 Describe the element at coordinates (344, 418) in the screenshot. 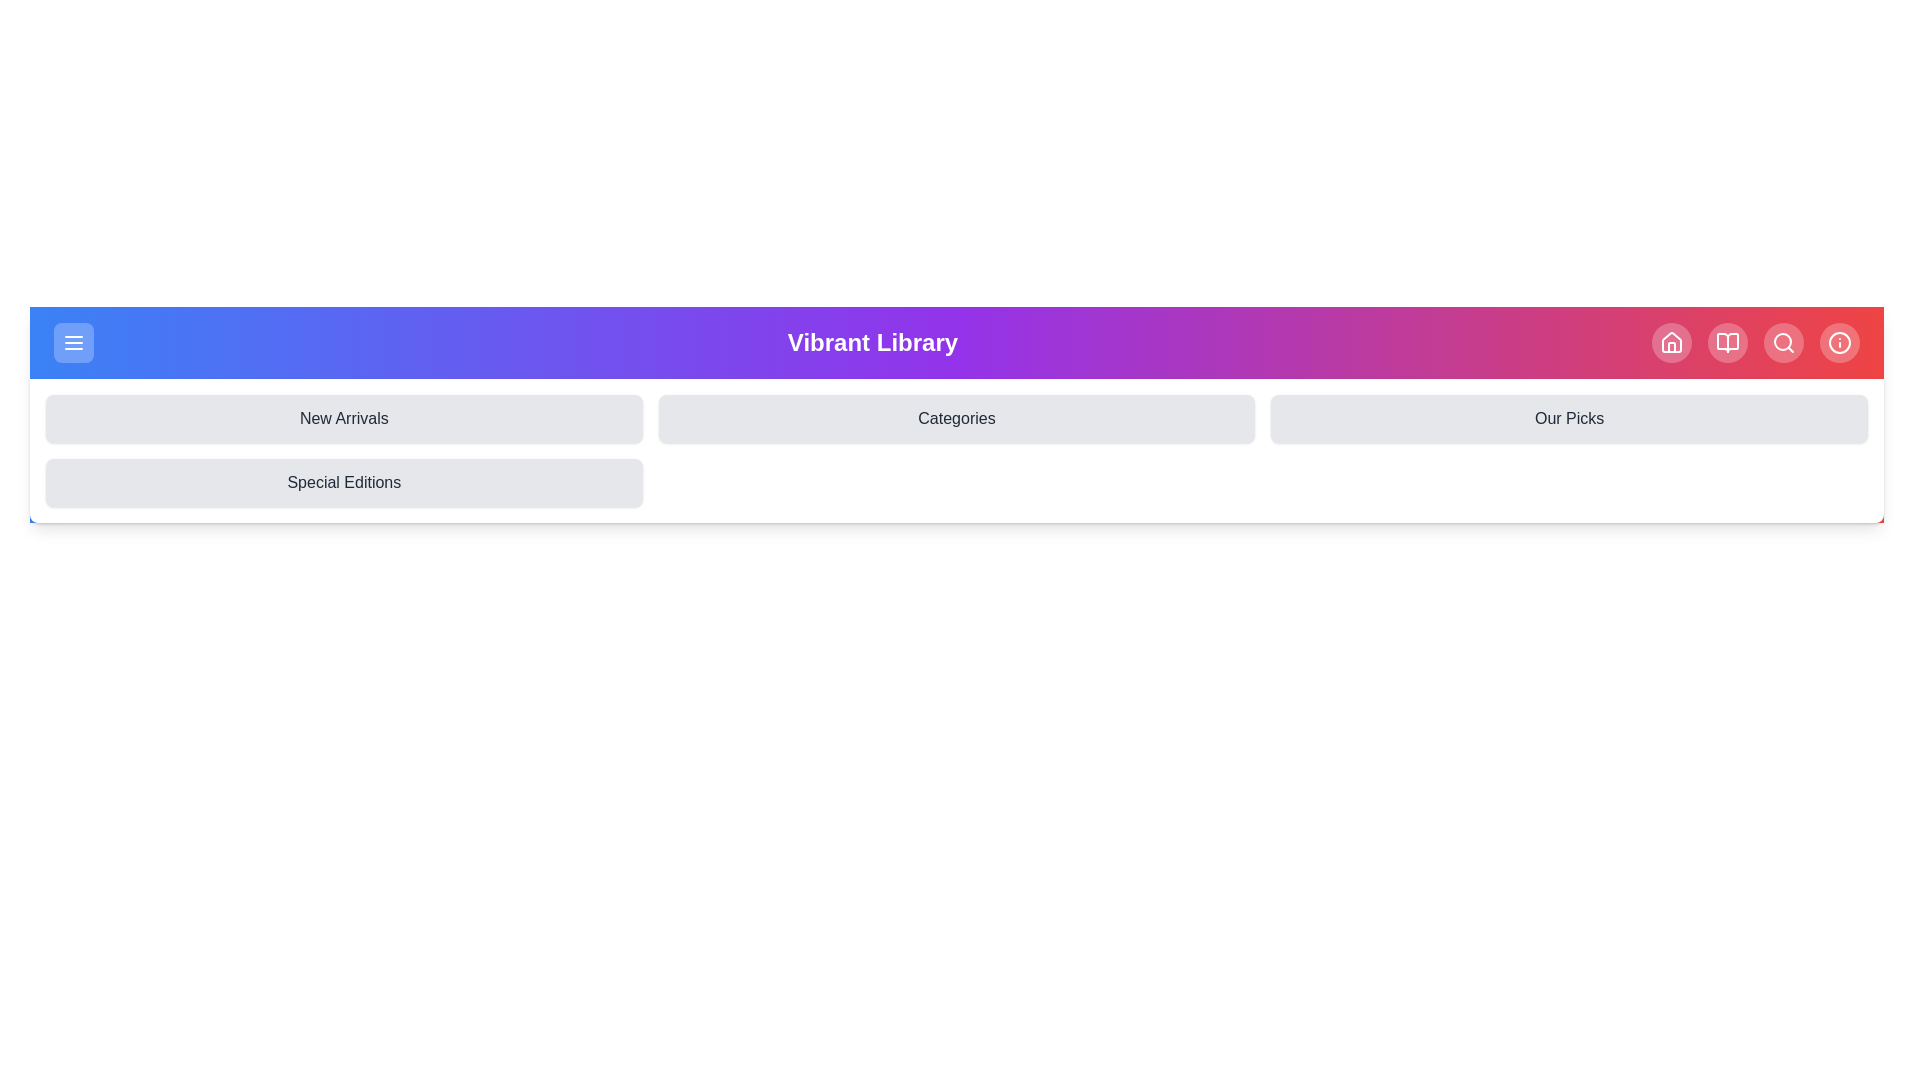

I see `the New Arrivals button to activate it` at that location.